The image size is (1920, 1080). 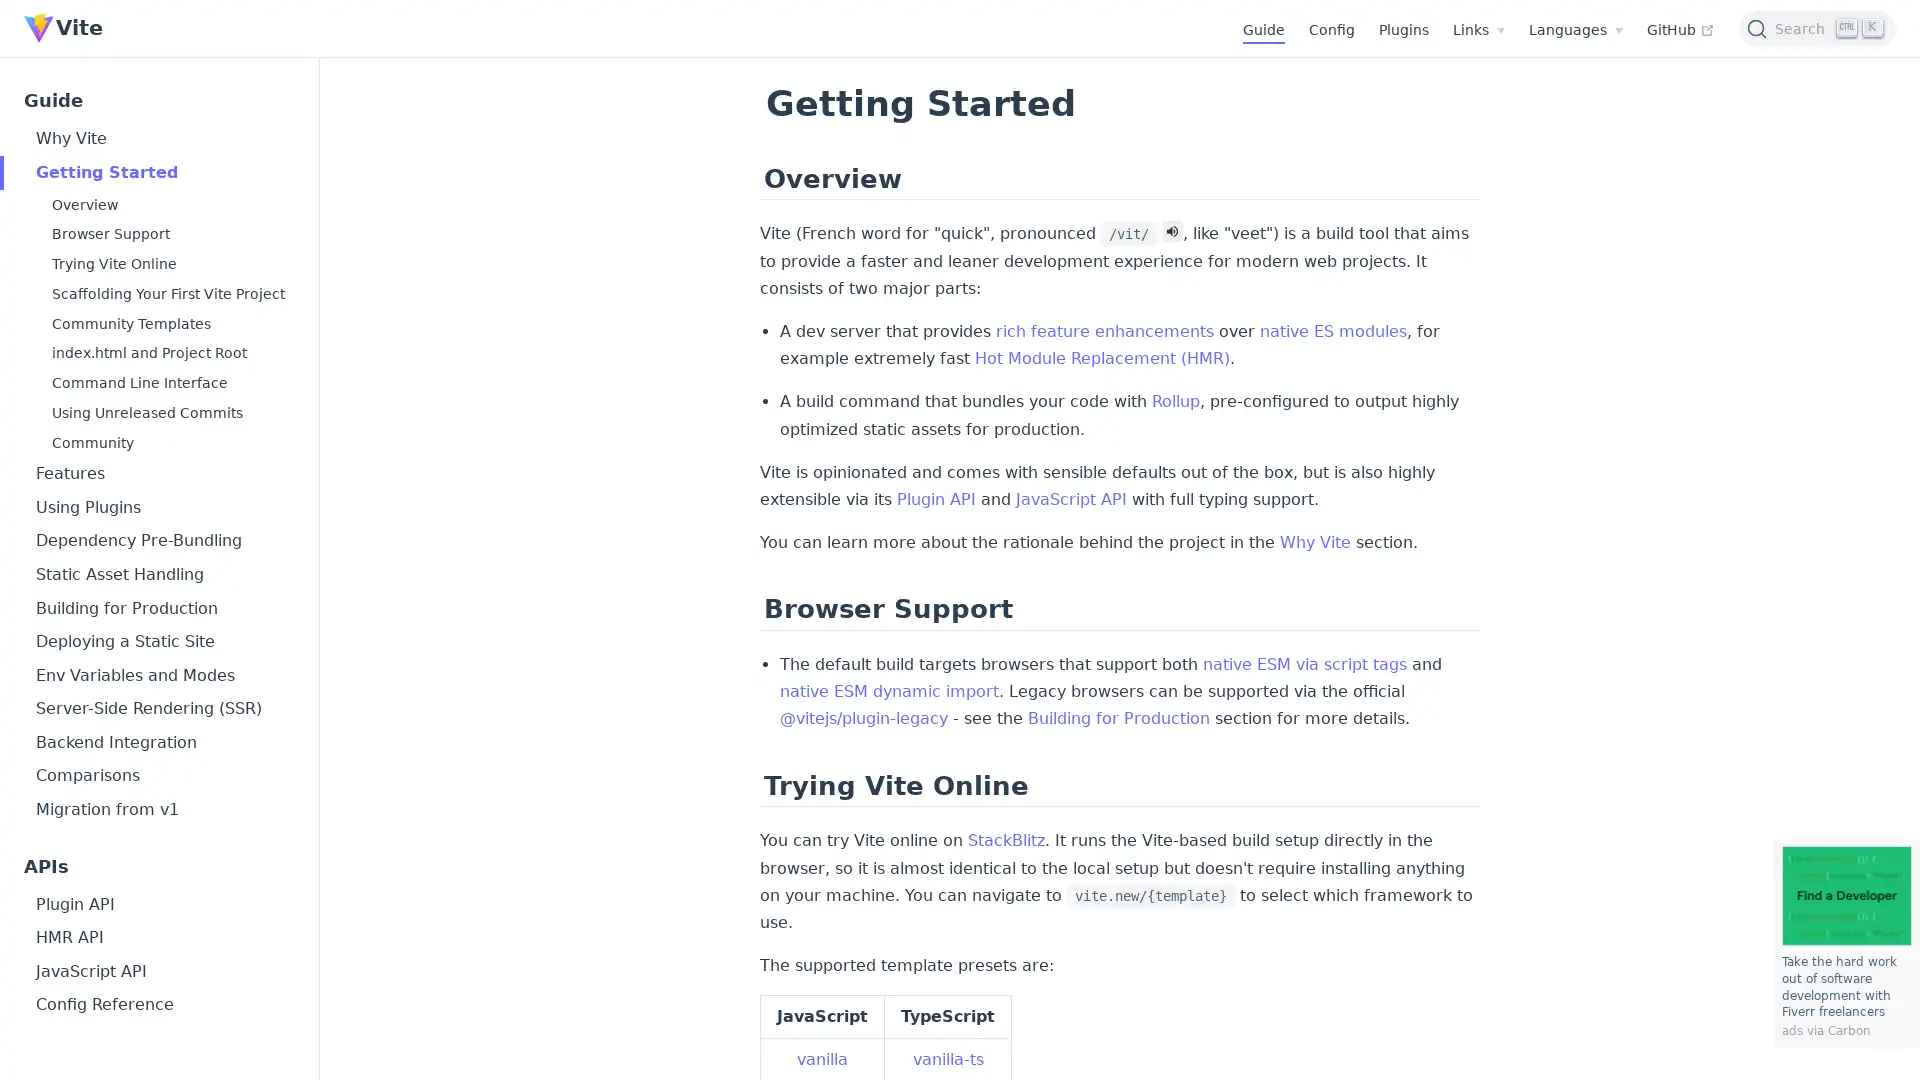 I want to click on Links, so click(x=1478, y=30).